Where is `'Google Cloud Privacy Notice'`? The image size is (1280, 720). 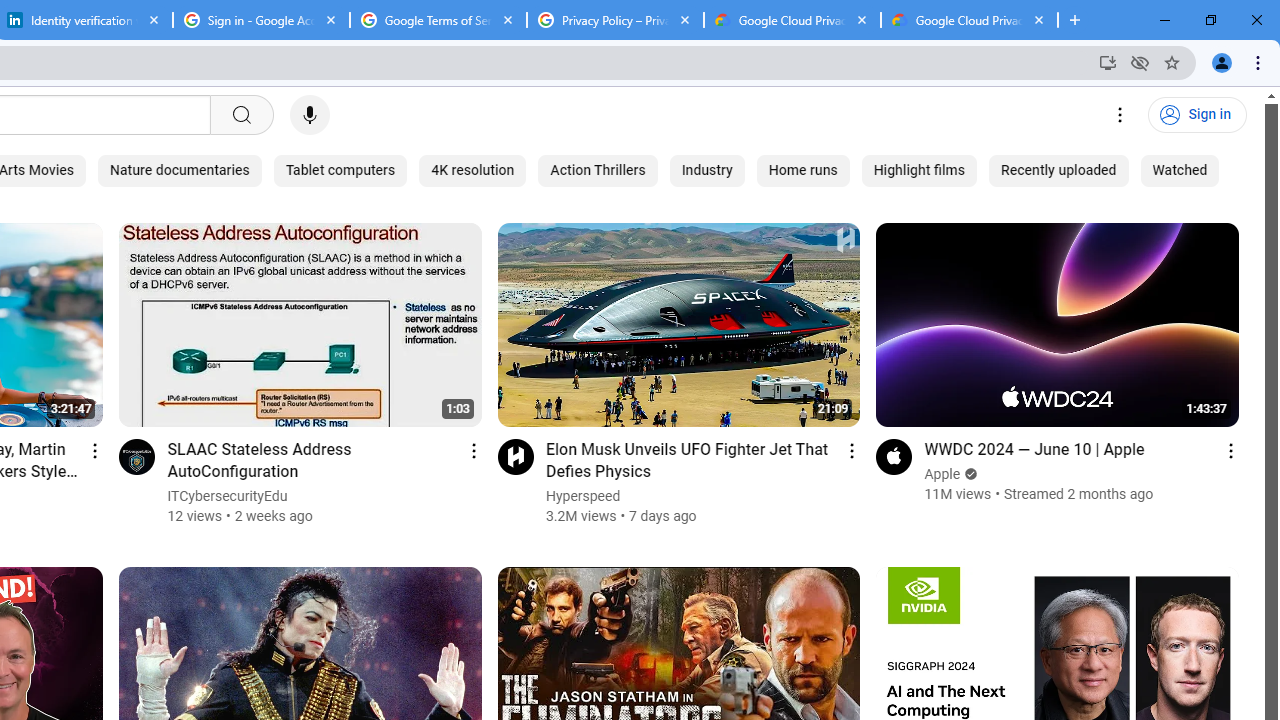 'Google Cloud Privacy Notice' is located at coordinates (969, 20).